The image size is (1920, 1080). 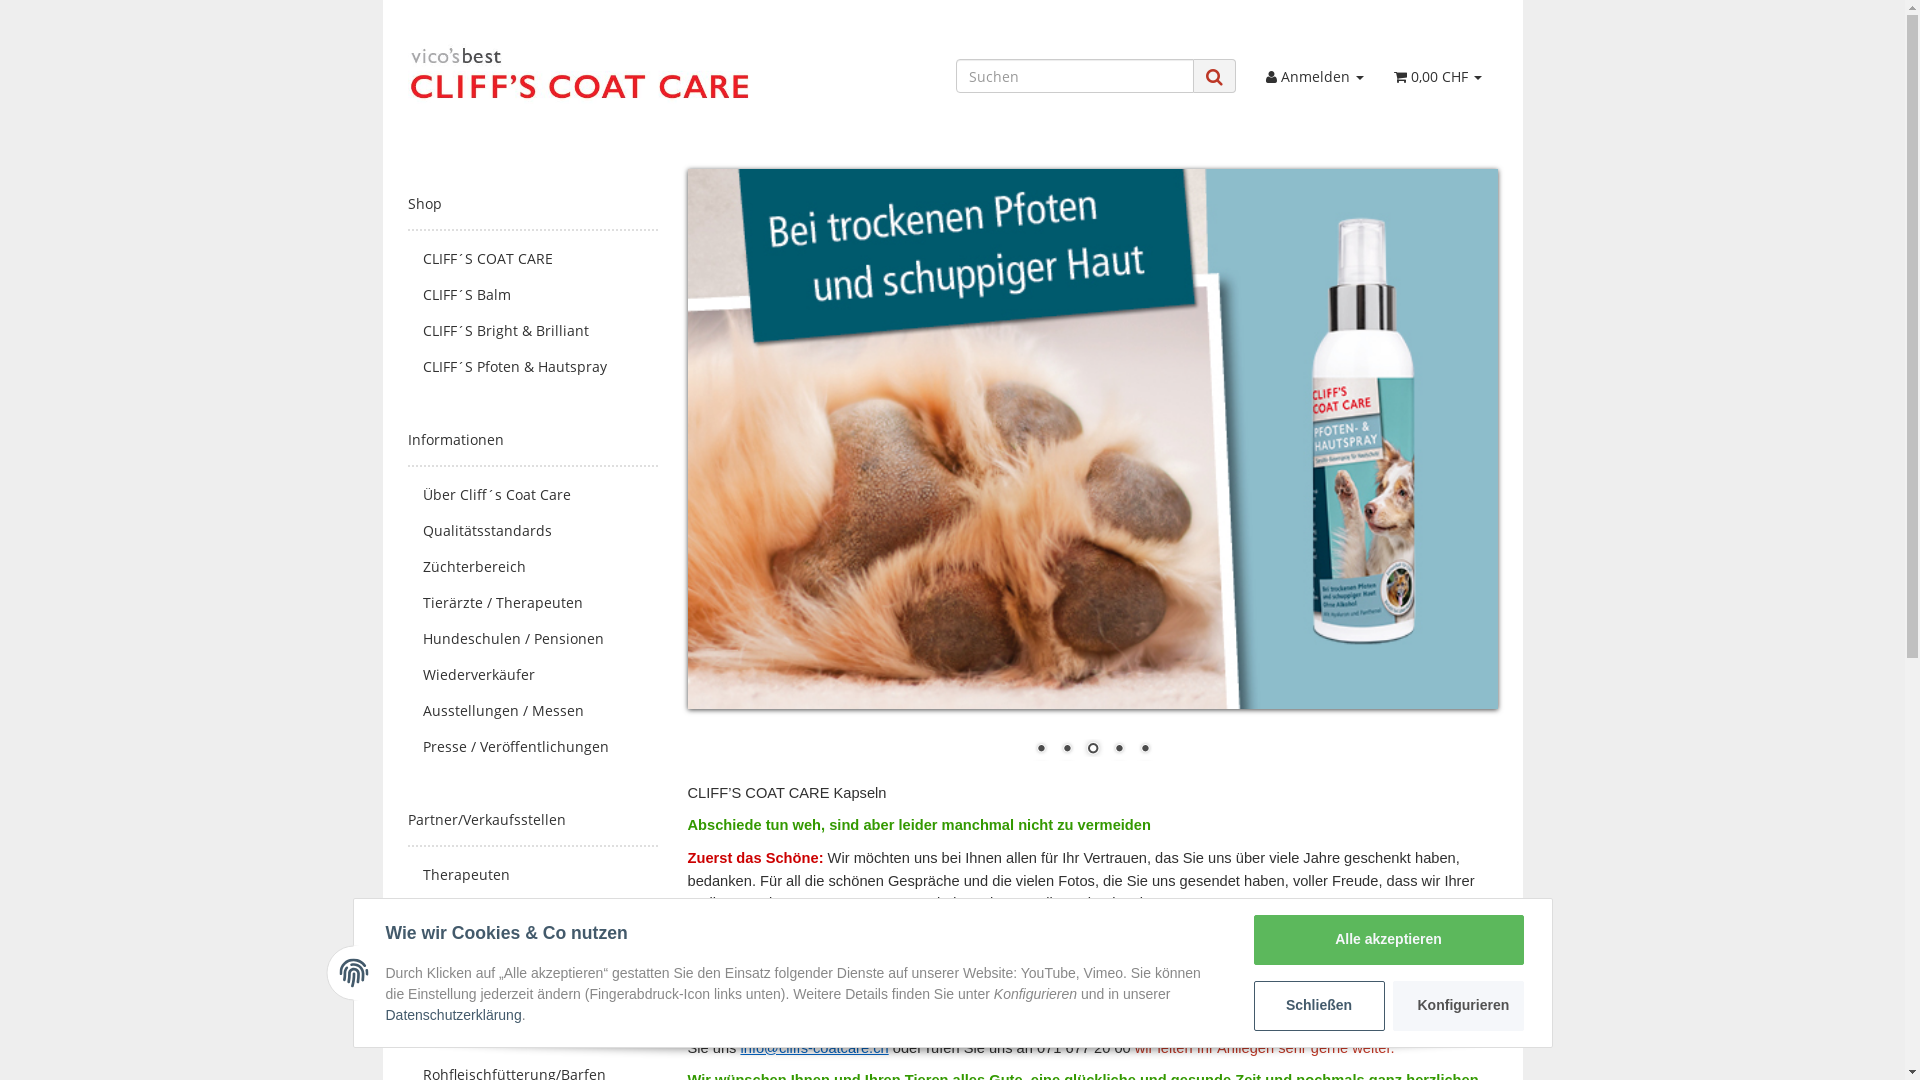 What do you see at coordinates (1315, 76) in the screenshot?
I see `'Anmelden'` at bounding box center [1315, 76].